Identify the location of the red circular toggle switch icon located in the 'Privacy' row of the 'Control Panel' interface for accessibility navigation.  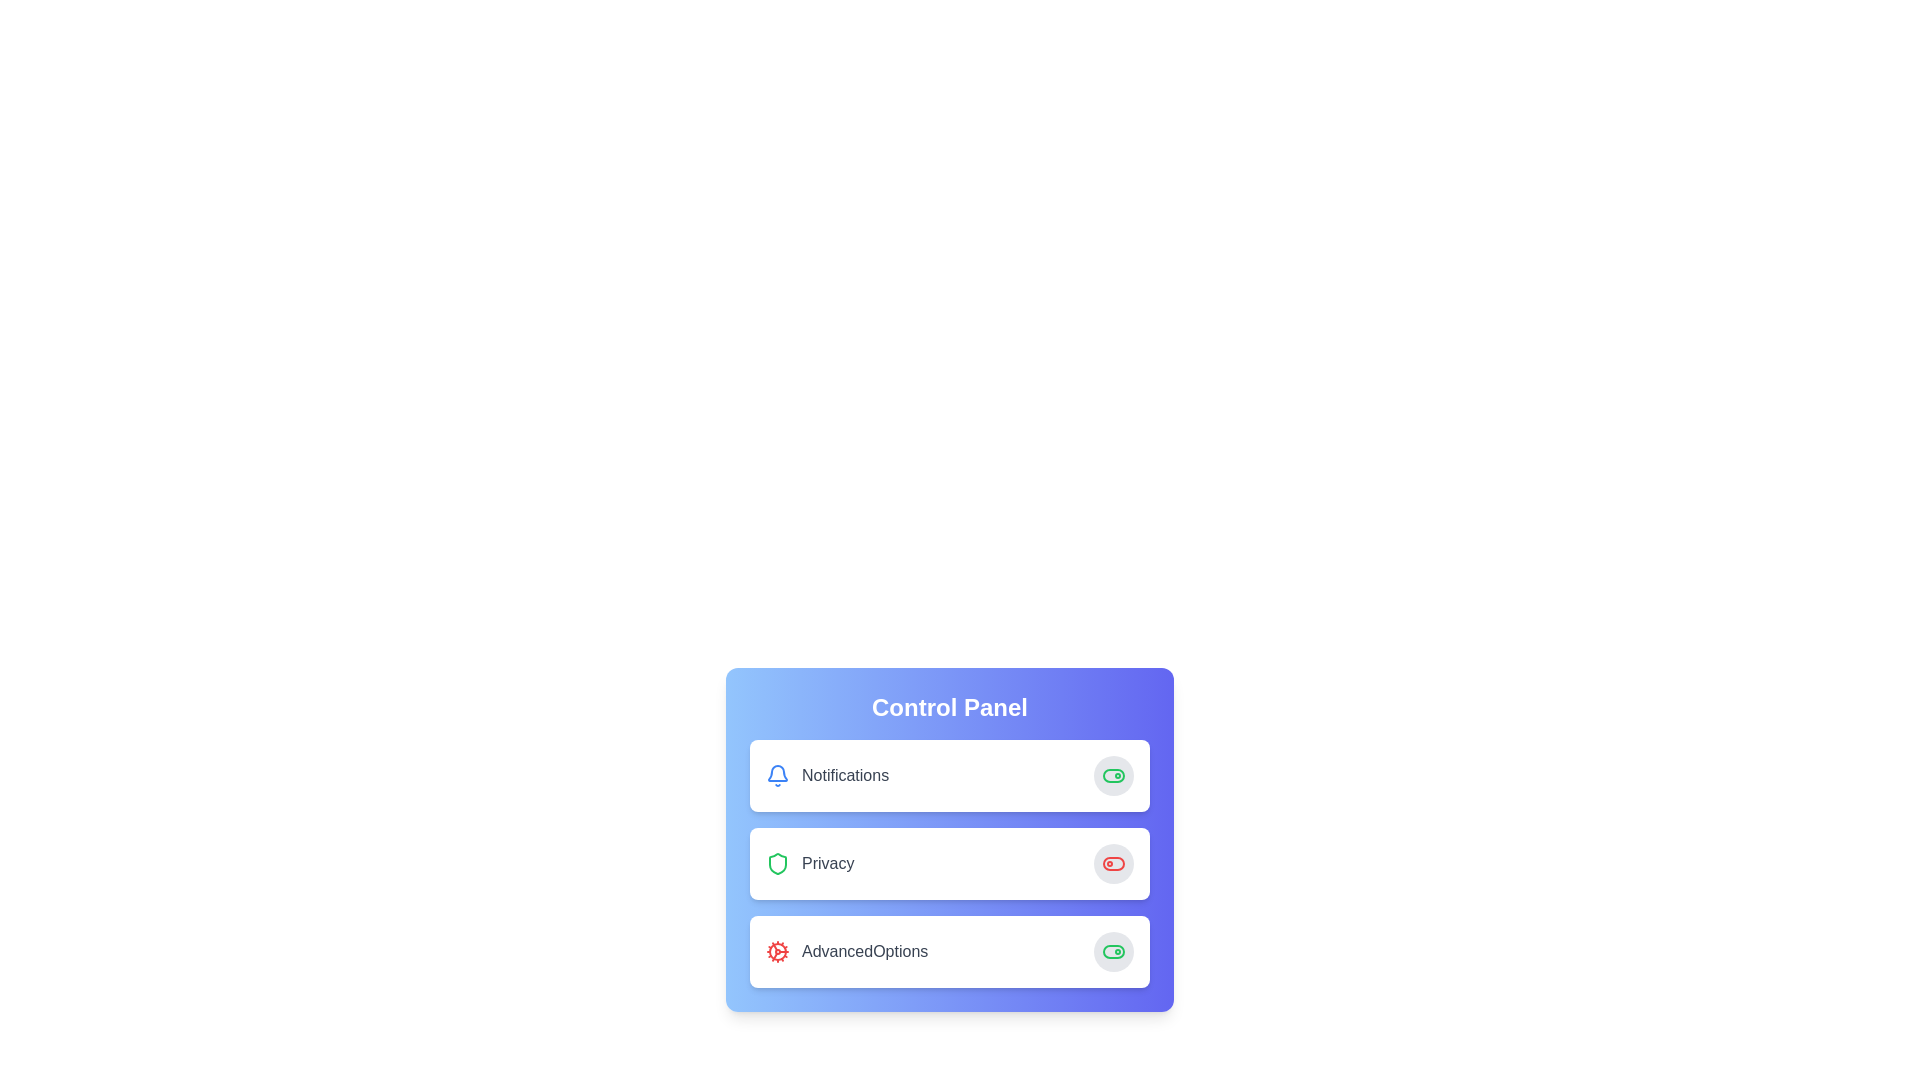
(1112, 863).